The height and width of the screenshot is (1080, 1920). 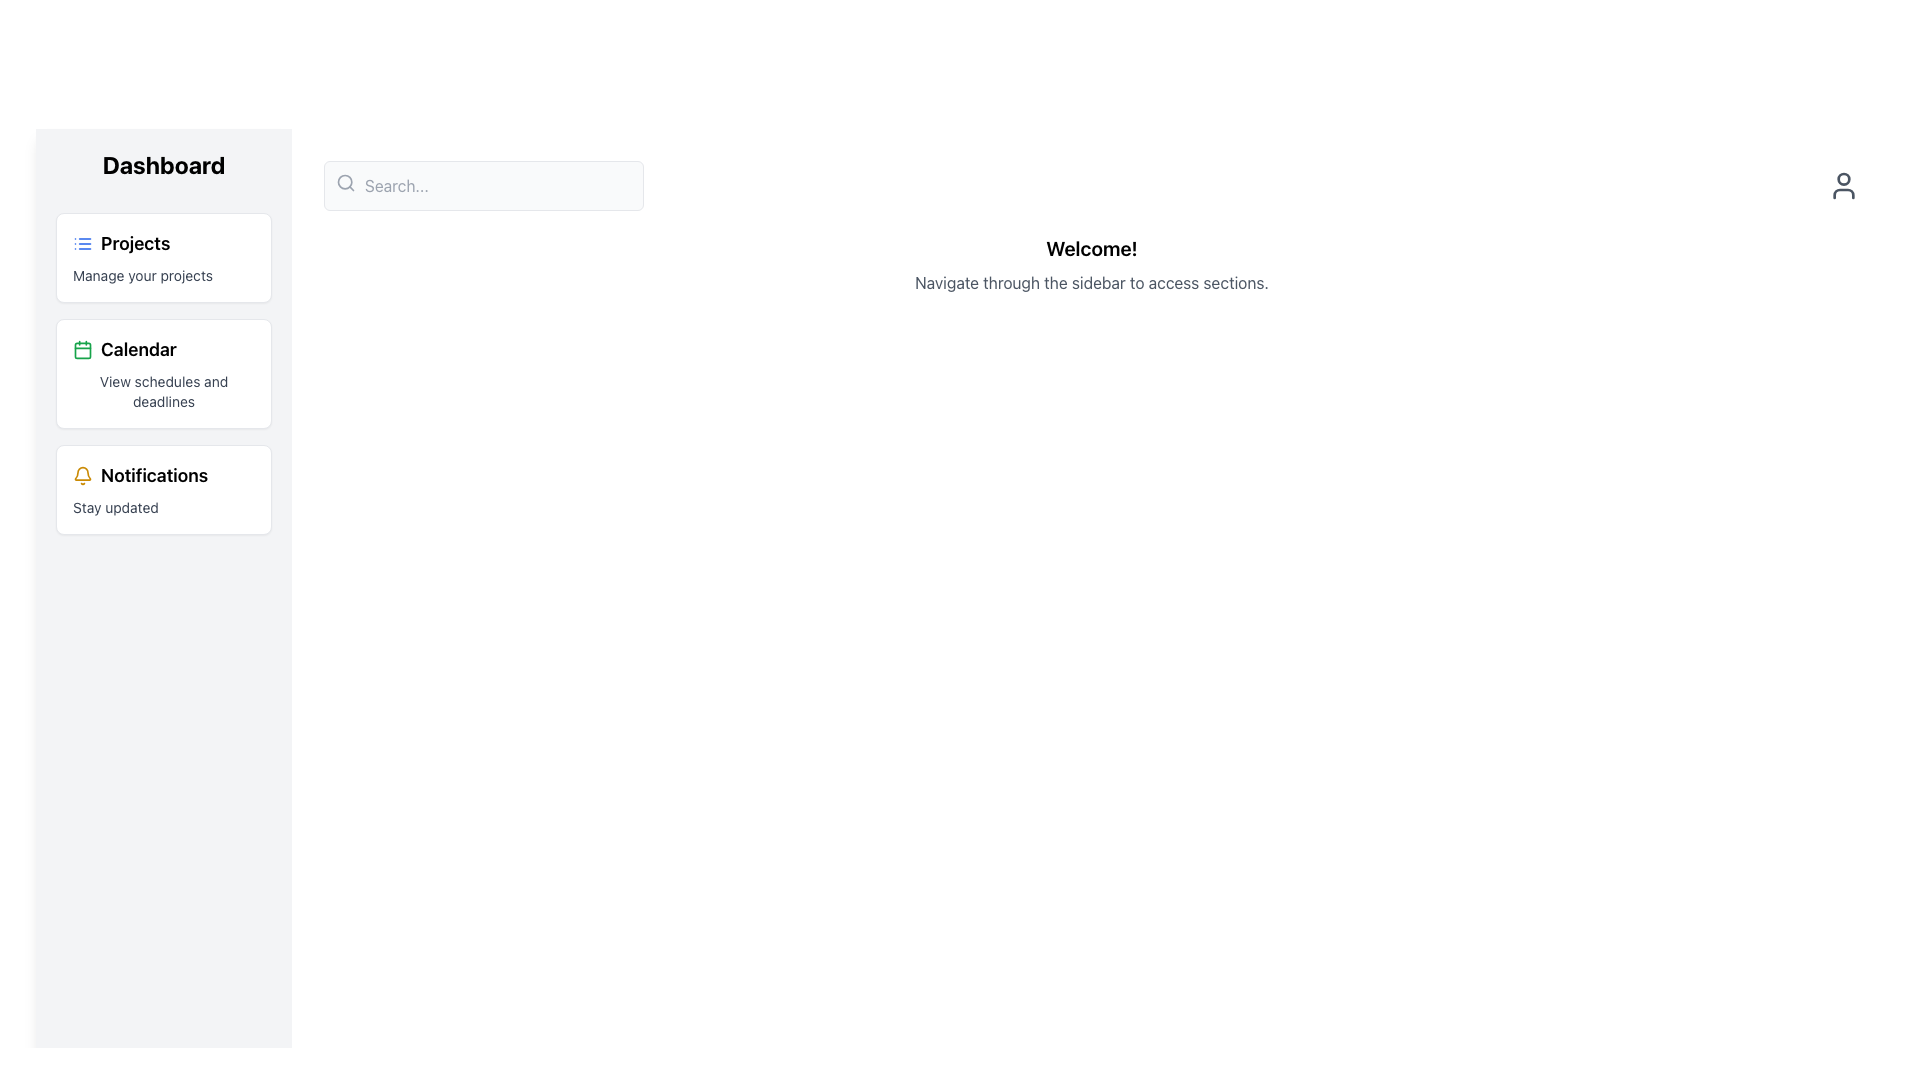 I want to click on the 'Calendar' navigation label located in the sidebar under the 'Dashboard' header, which is the second item in the vertical list of menu options, so click(x=123, y=349).